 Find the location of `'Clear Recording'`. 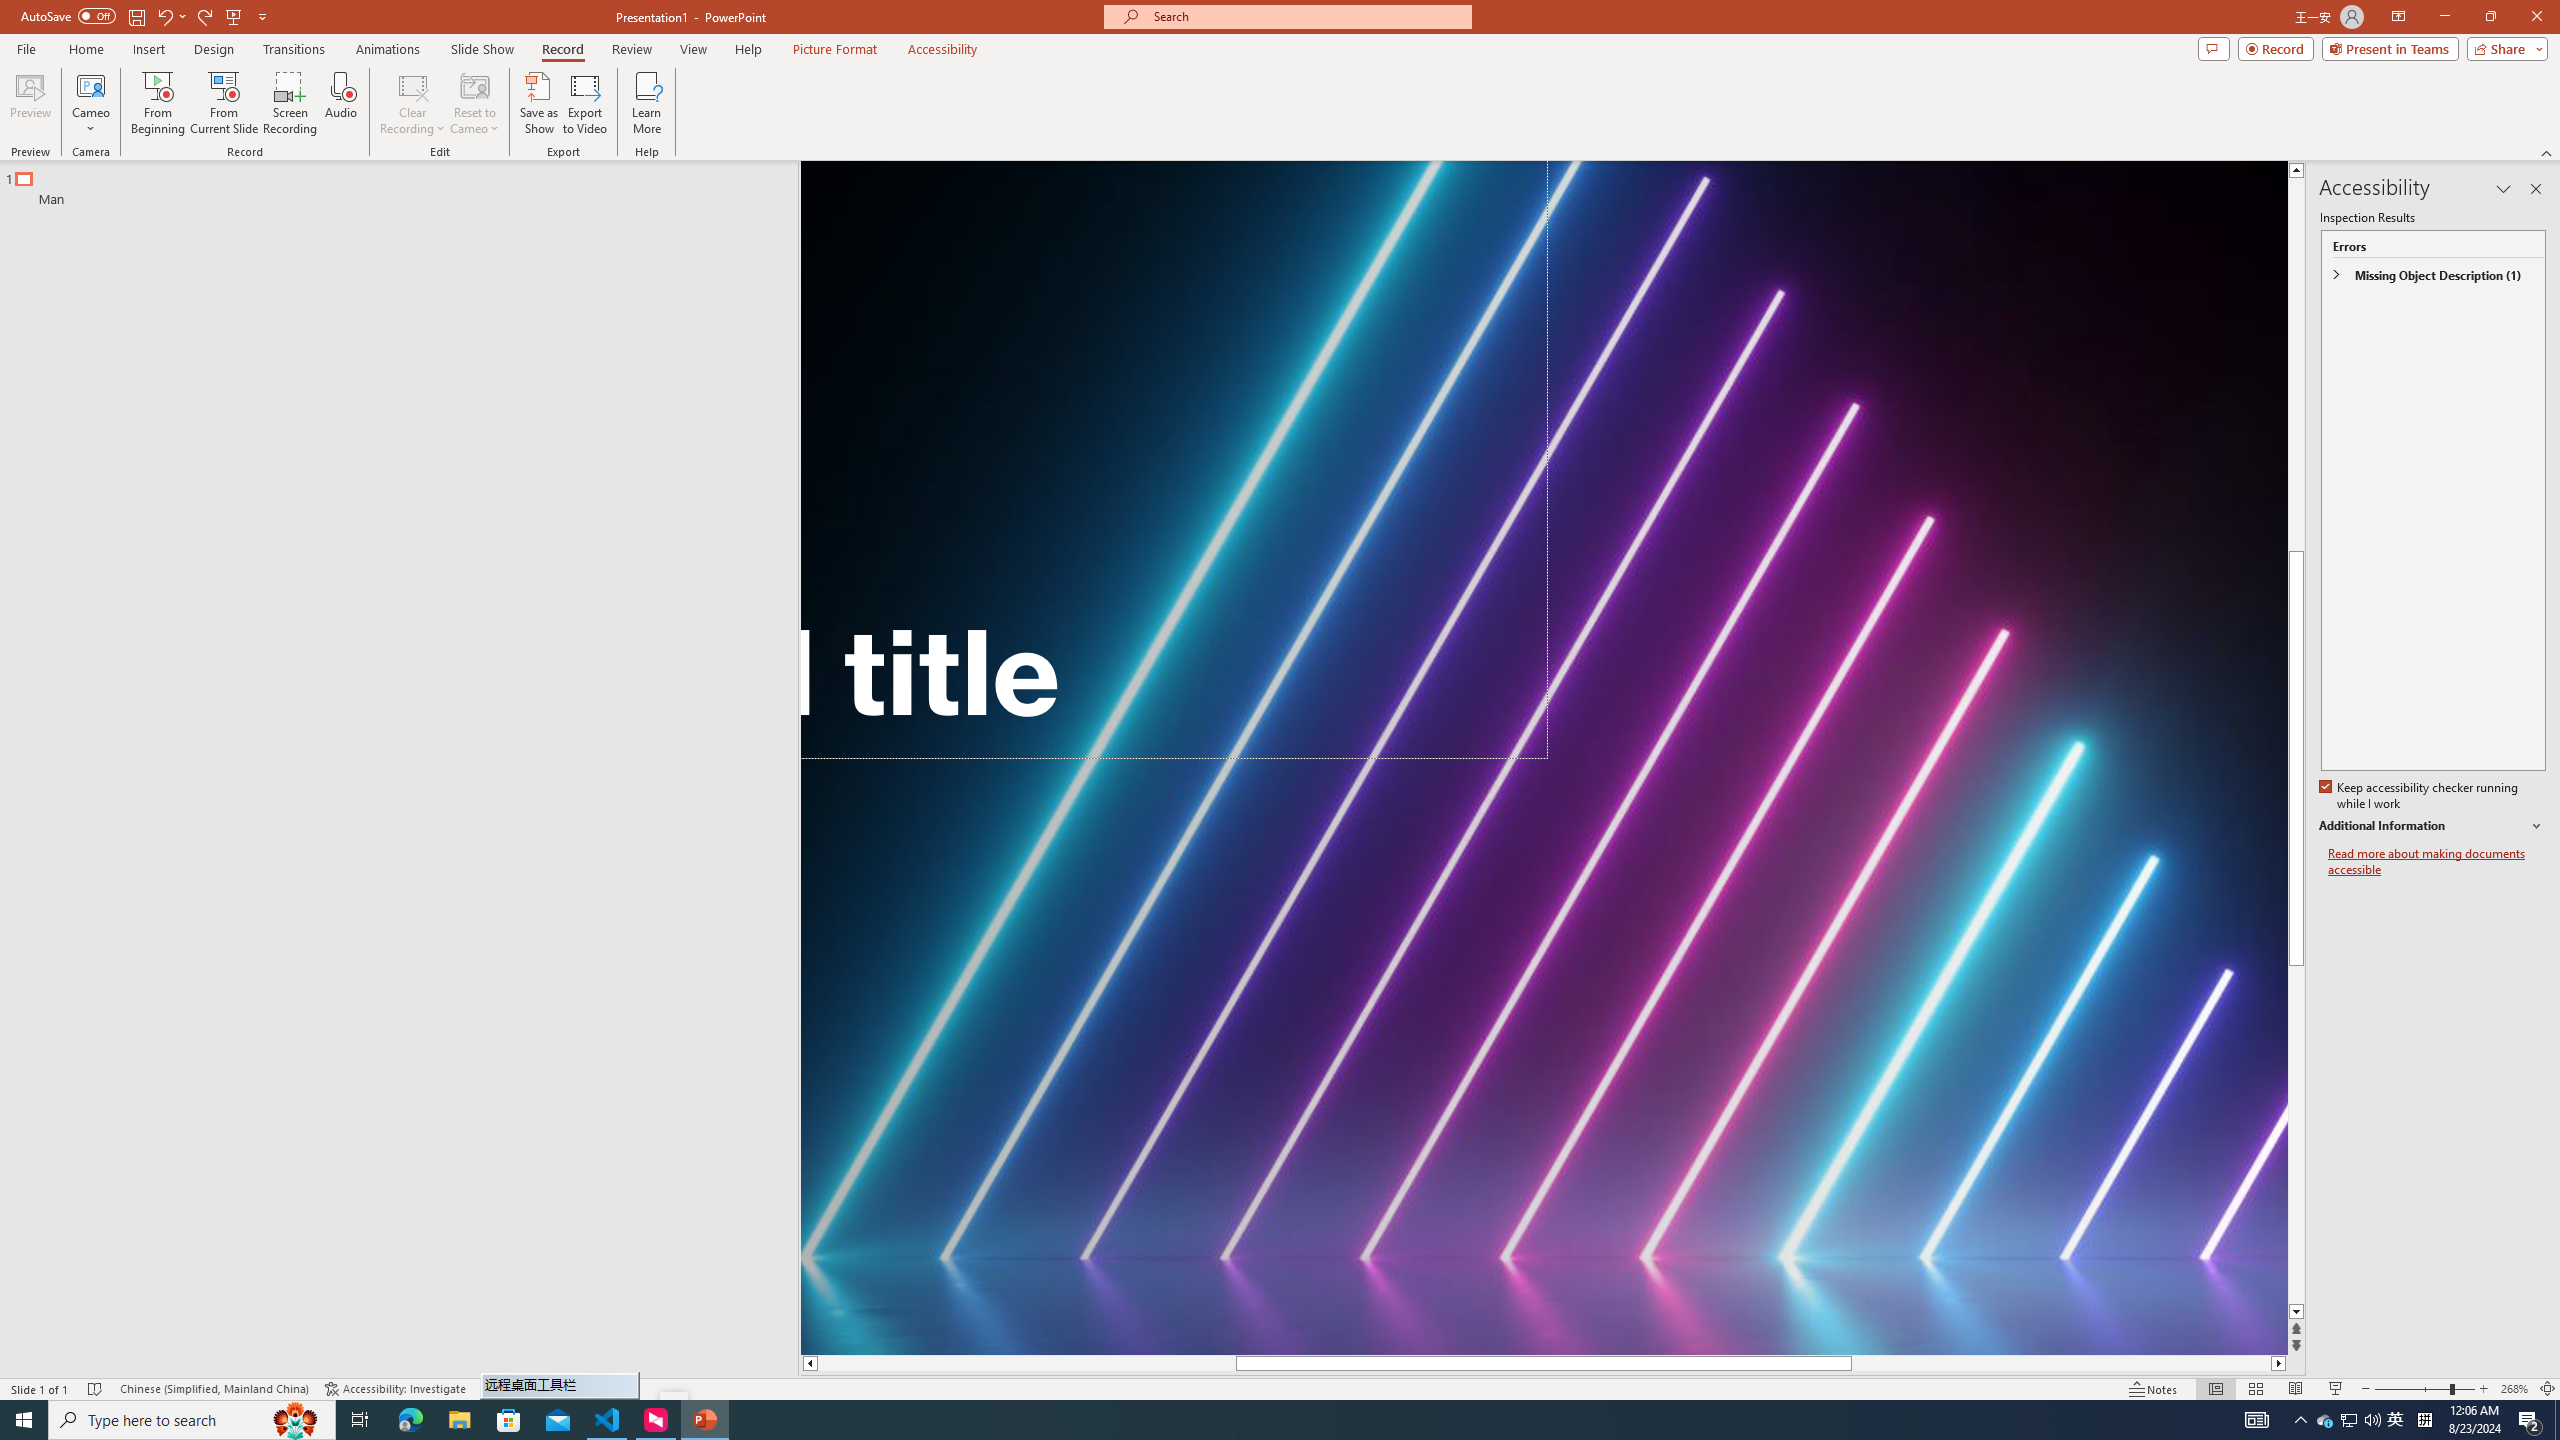

'Clear Recording' is located at coordinates (412, 103).